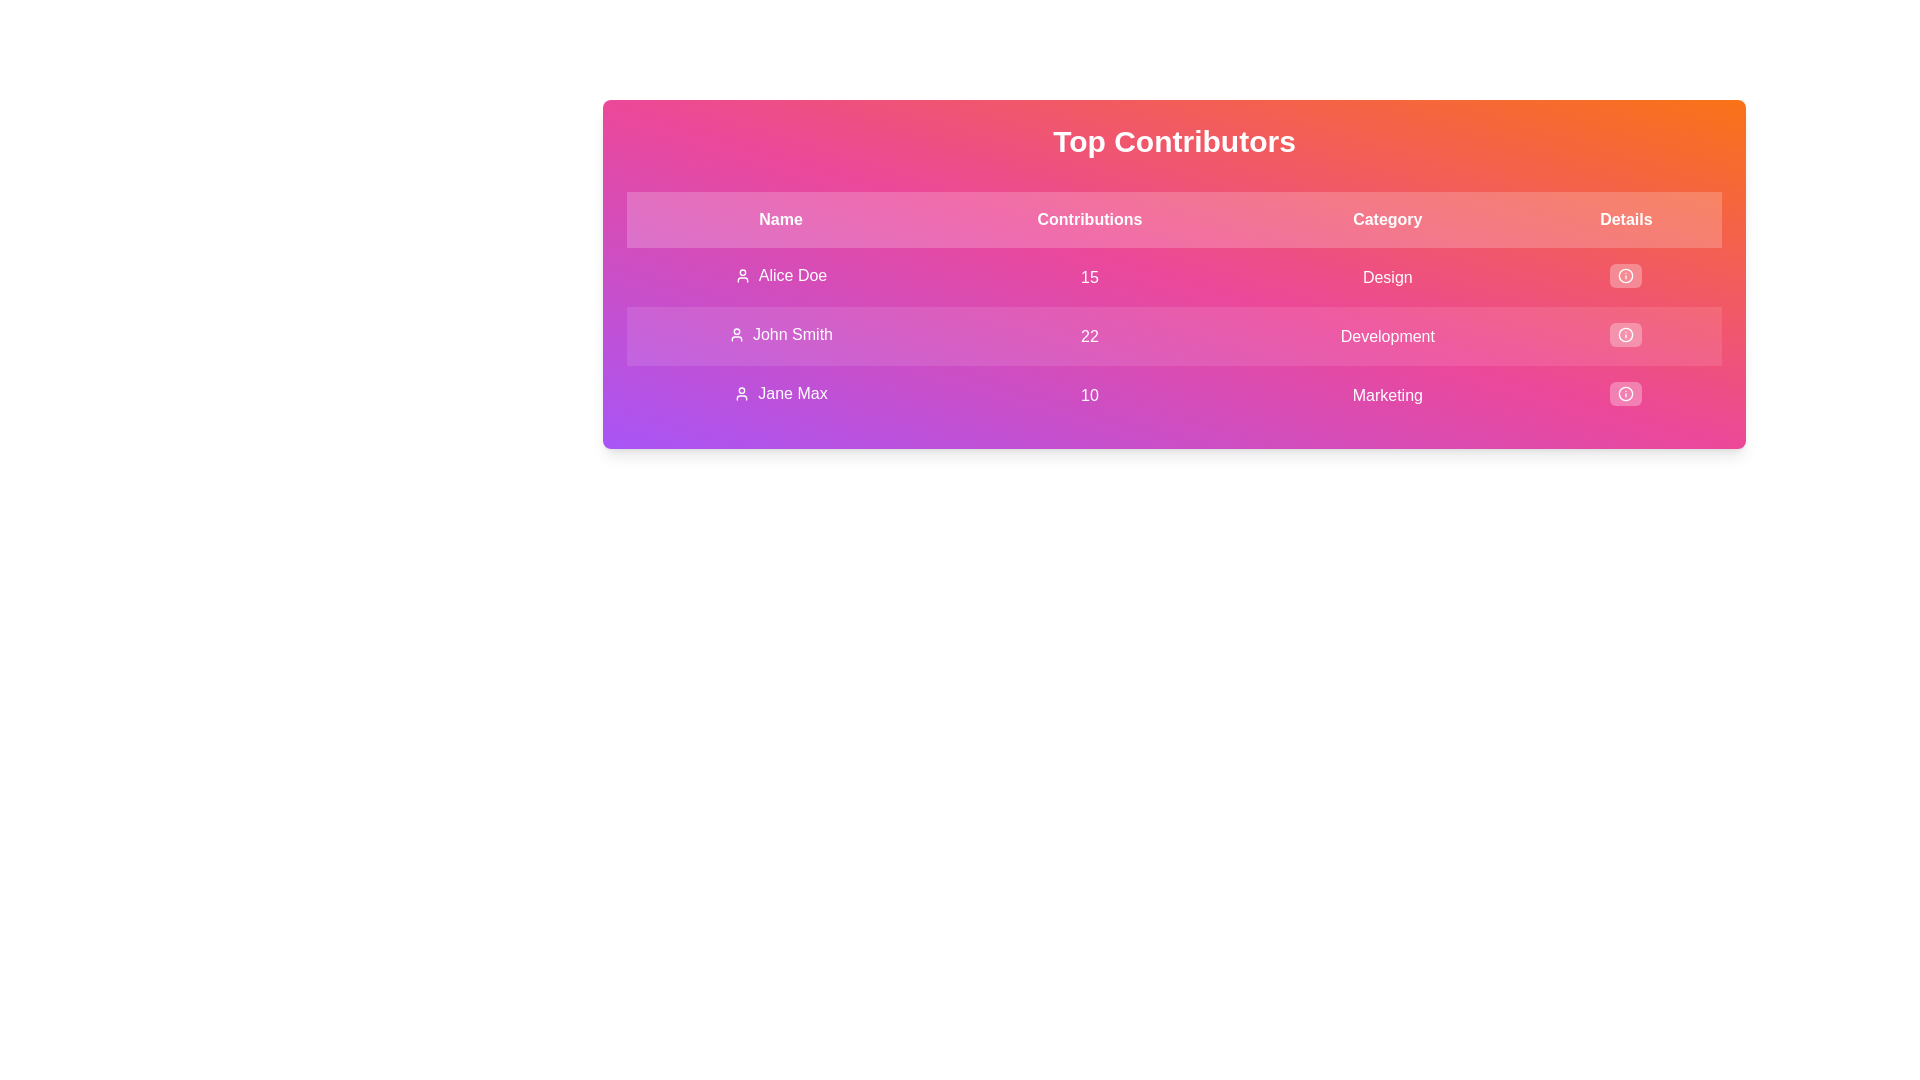  Describe the element at coordinates (1088, 395) in the screenshot. I see `the white text displaying the number '10' in the 'Contributions' column of the 'Top Contributors' list, positioned between 'Jane Max' and 'Marketing'` at that location.